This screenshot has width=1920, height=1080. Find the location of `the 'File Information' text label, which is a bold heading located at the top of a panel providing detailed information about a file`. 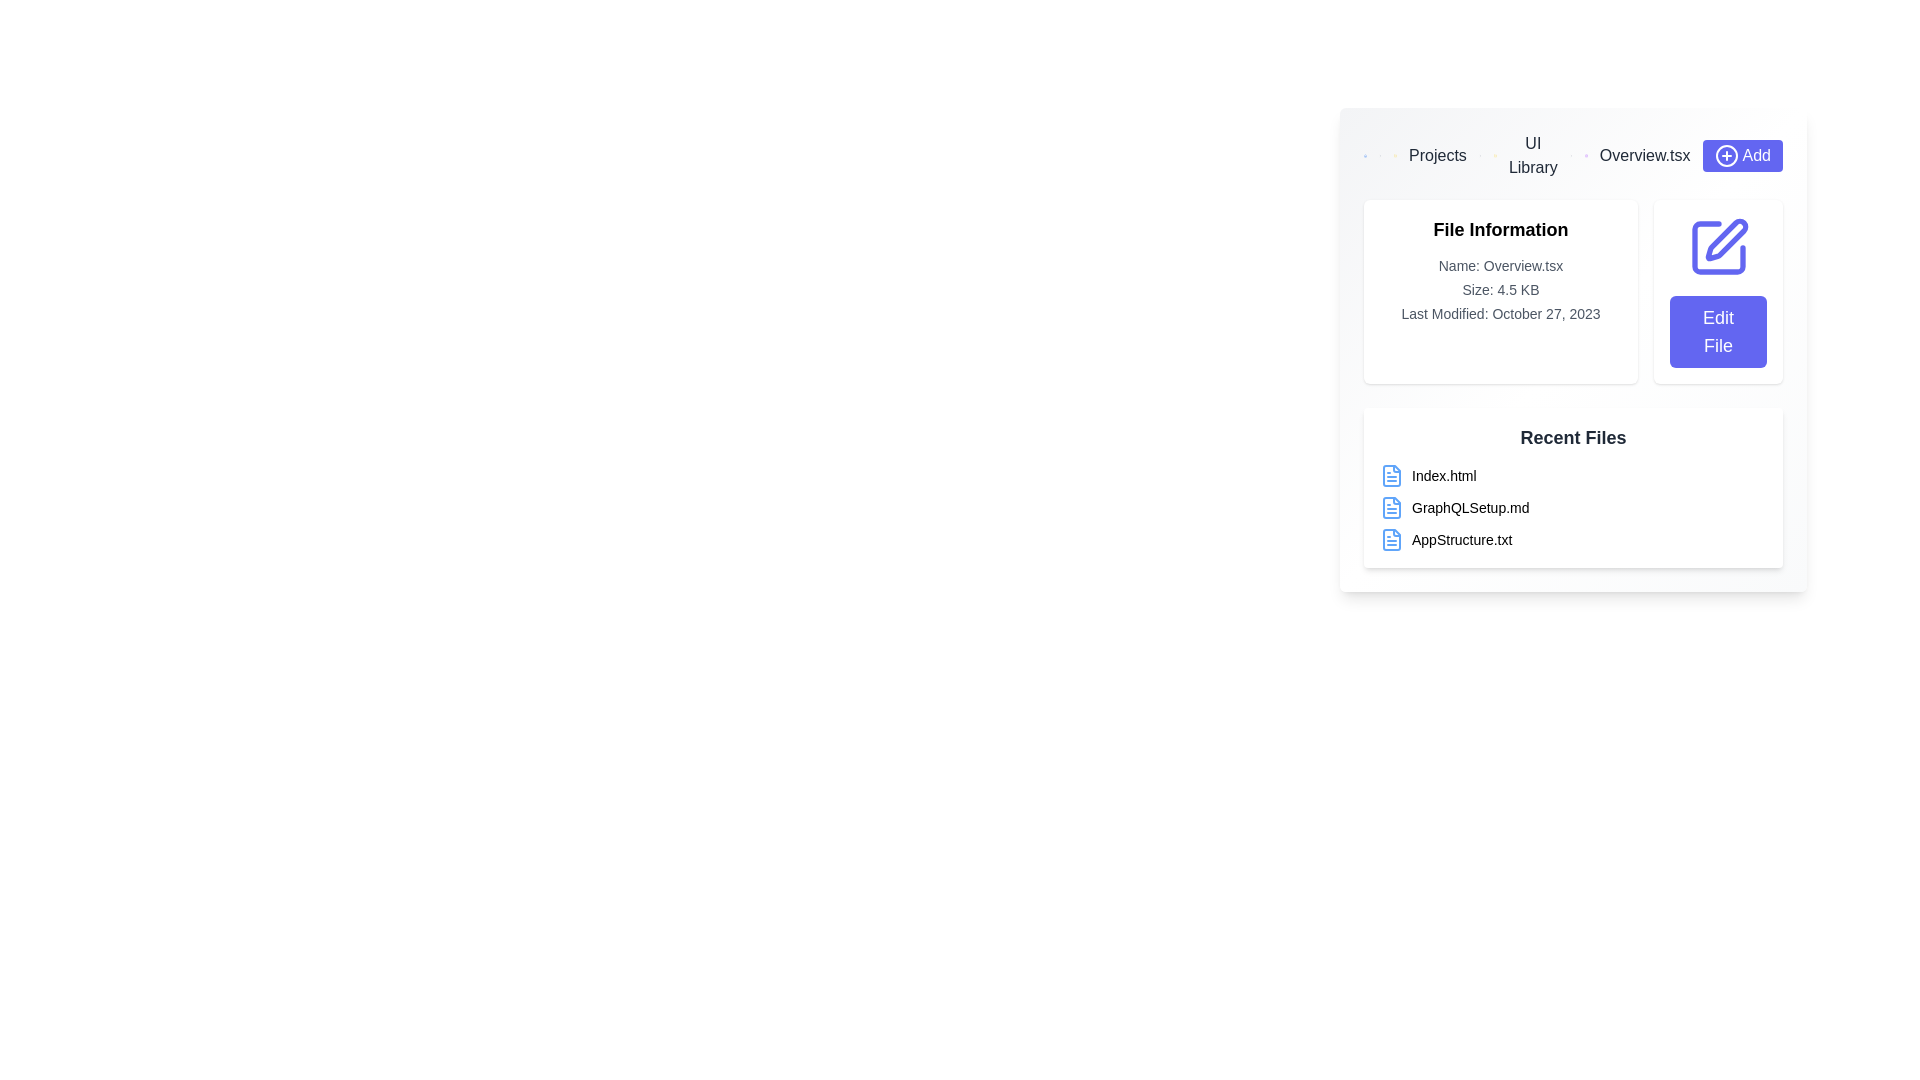

the 'File Information' text label, which is a bold heading located at the top of a panel providing detailed information about a file is located at coordinates (1501, 229).